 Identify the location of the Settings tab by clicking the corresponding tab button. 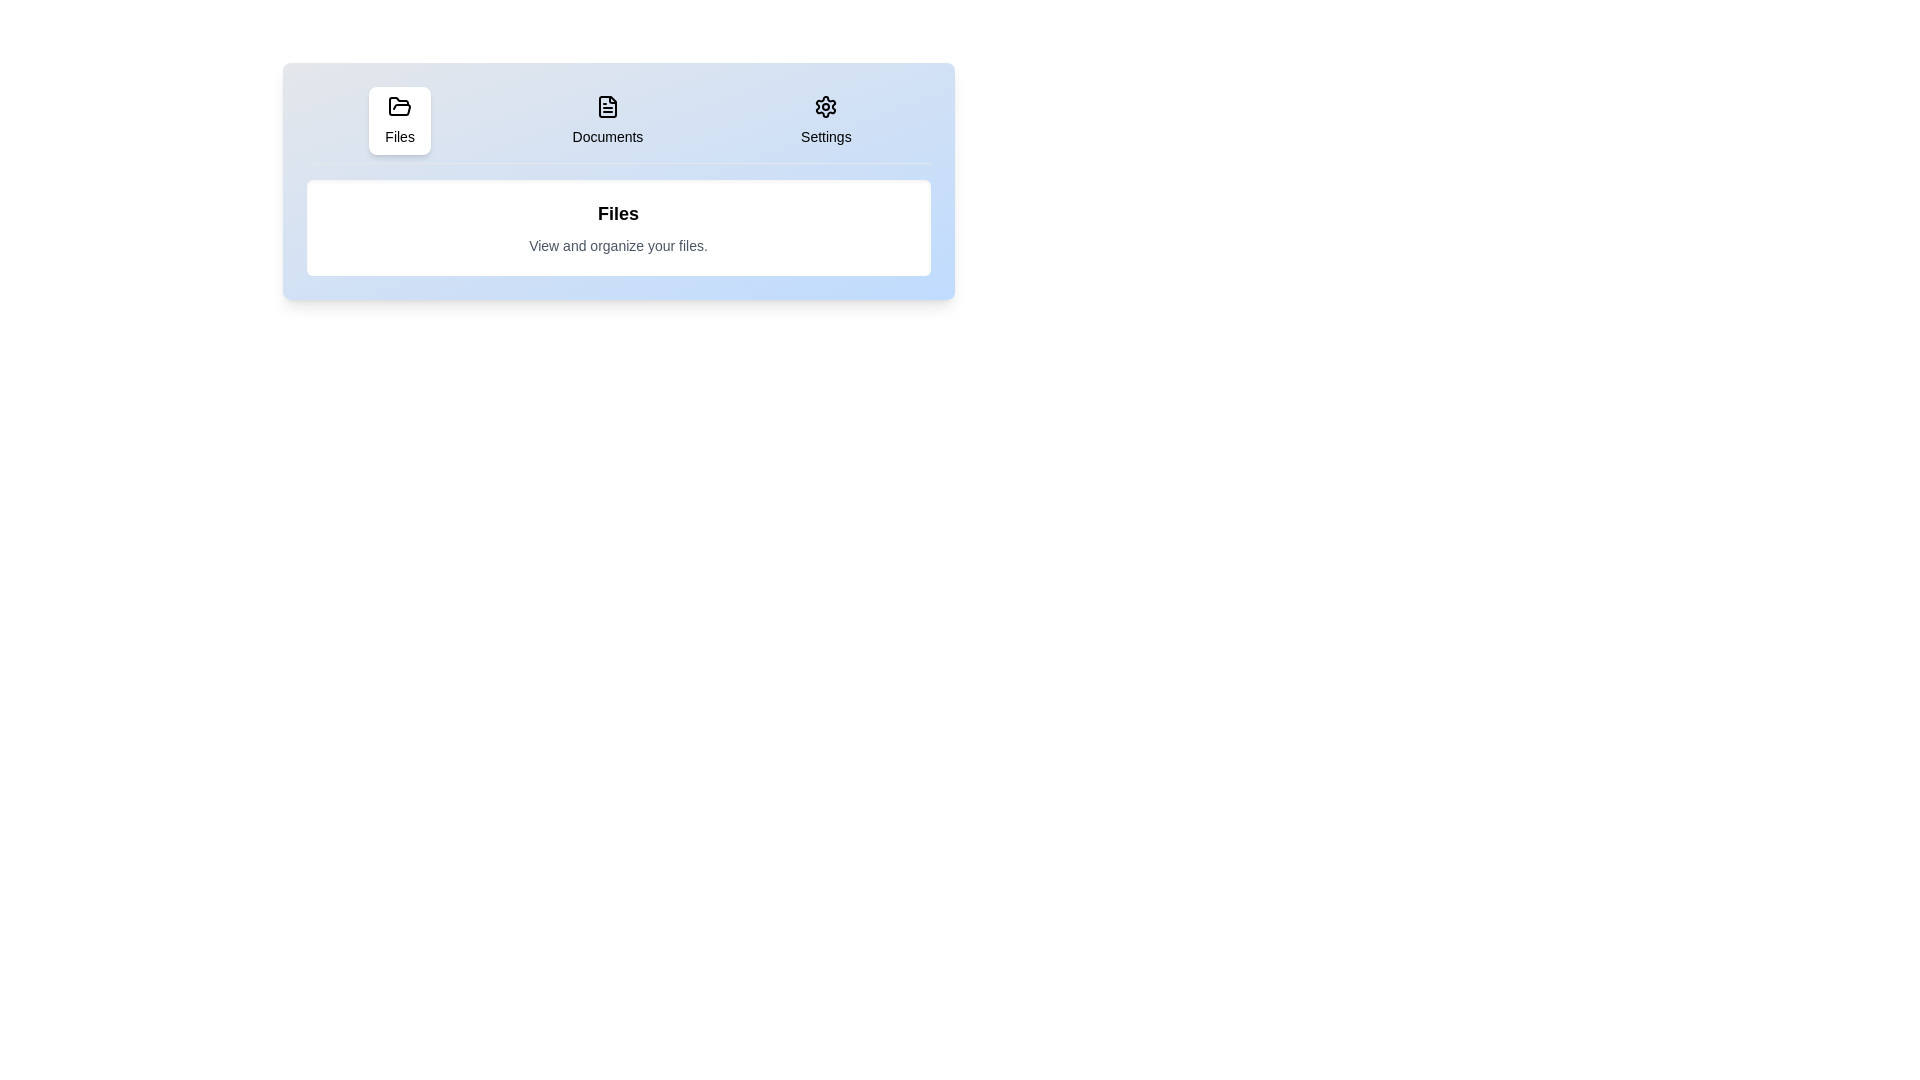
(825, 120).